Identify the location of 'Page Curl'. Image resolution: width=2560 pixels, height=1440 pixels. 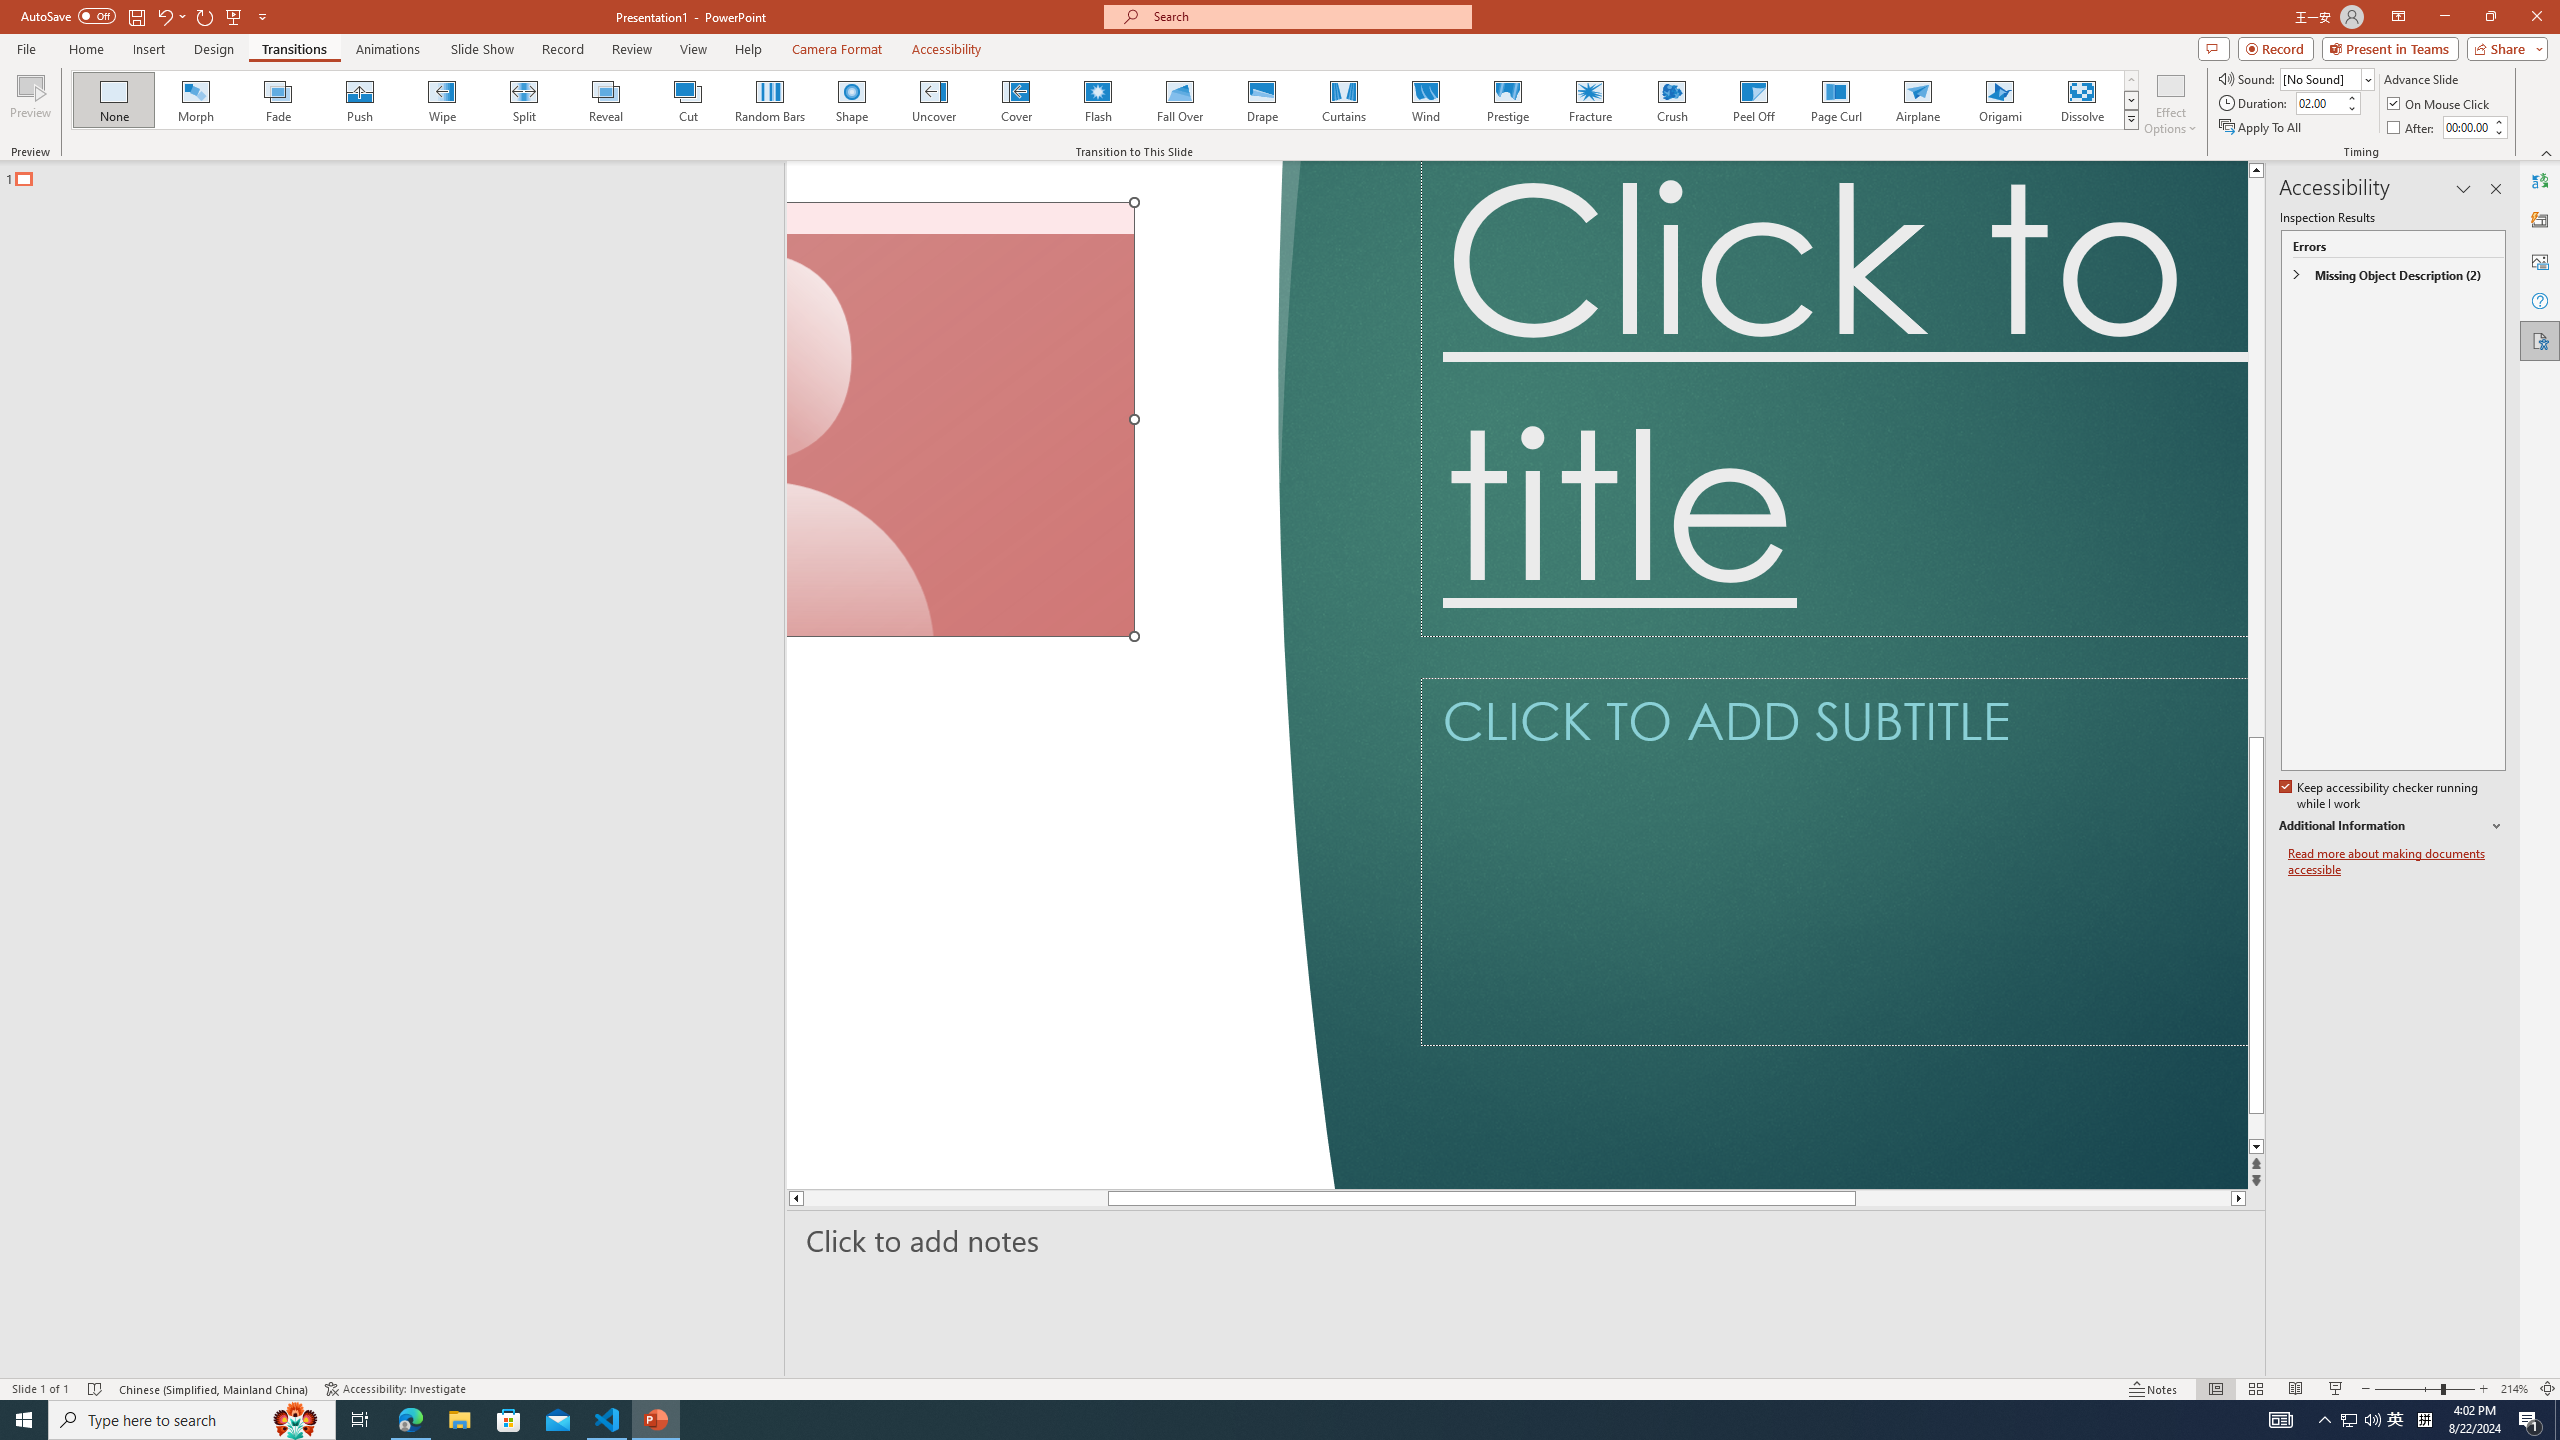
(1834, 99).